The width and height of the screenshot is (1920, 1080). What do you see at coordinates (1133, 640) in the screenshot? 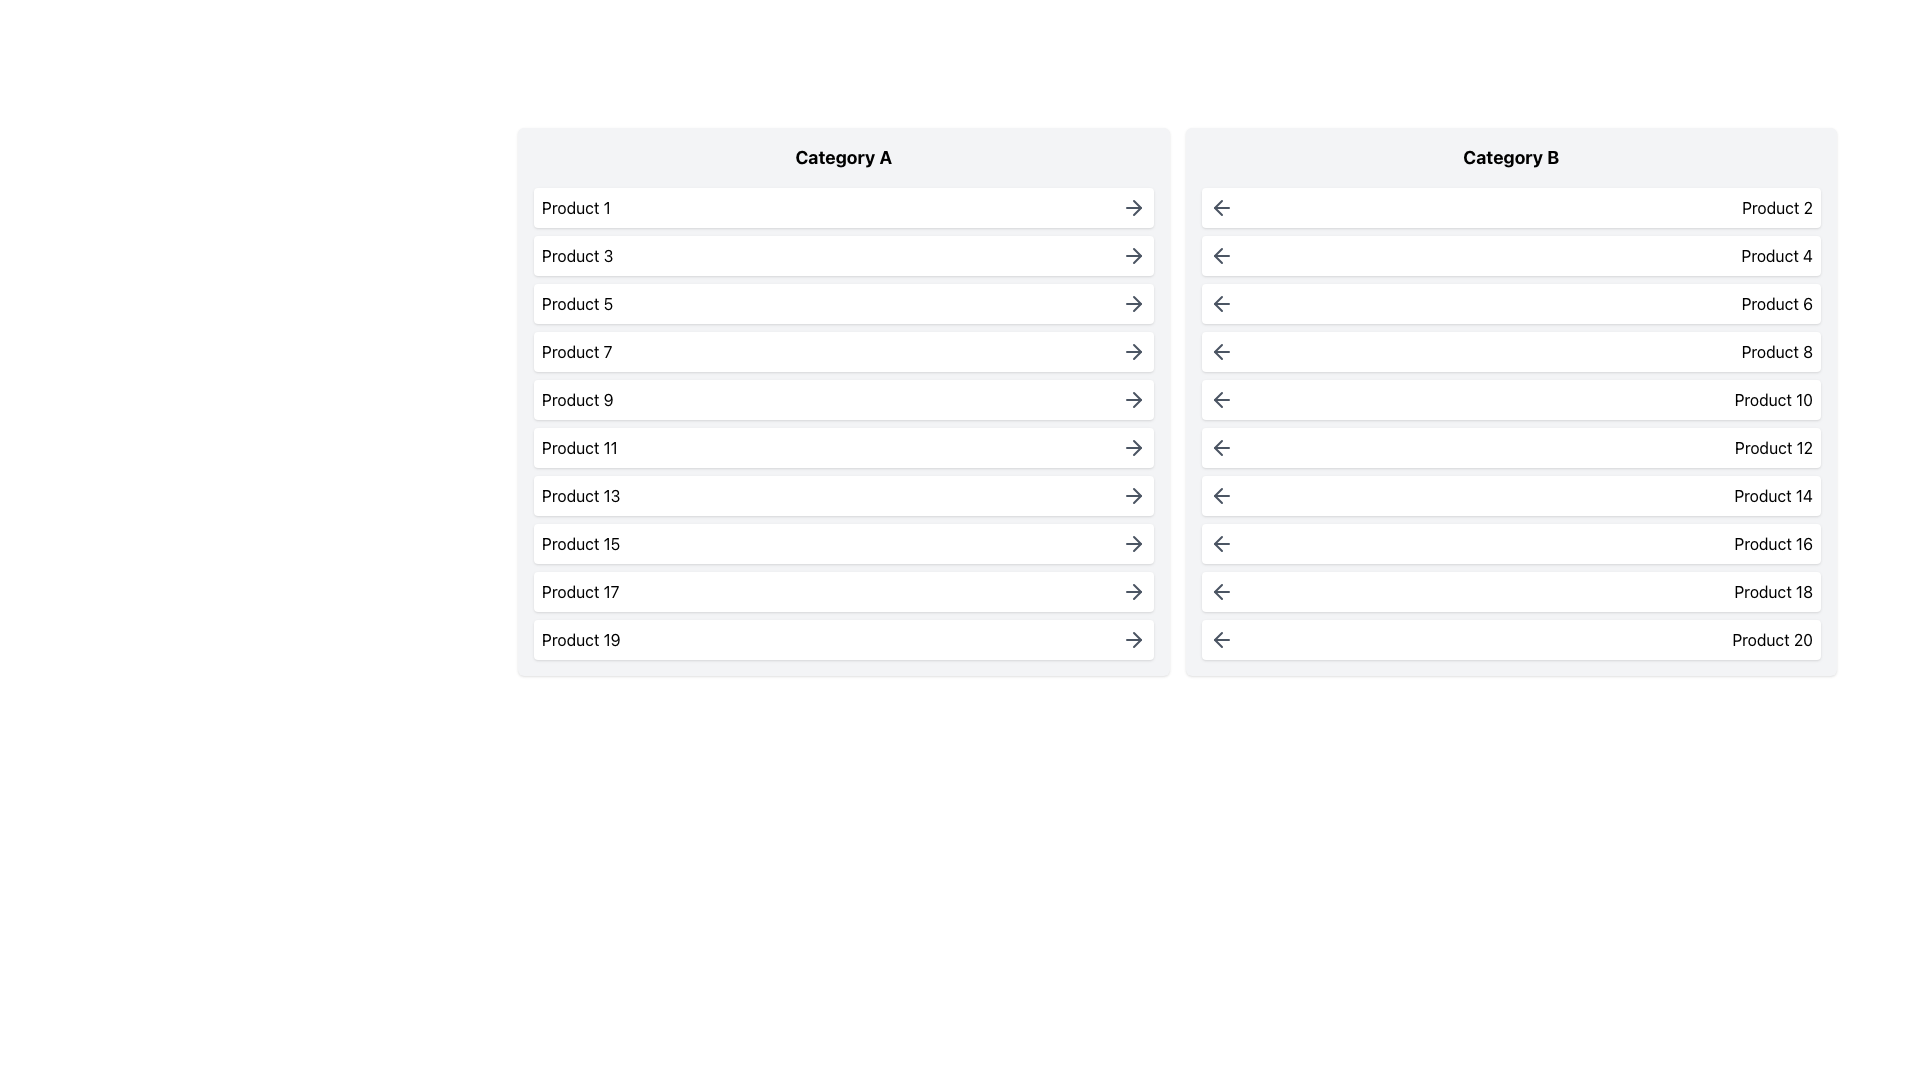
I see `the right-pointing arrow icon button located next to 'Product 19' in the left column 'Category A' to change its appearance` at bounding box center [1133, 640].